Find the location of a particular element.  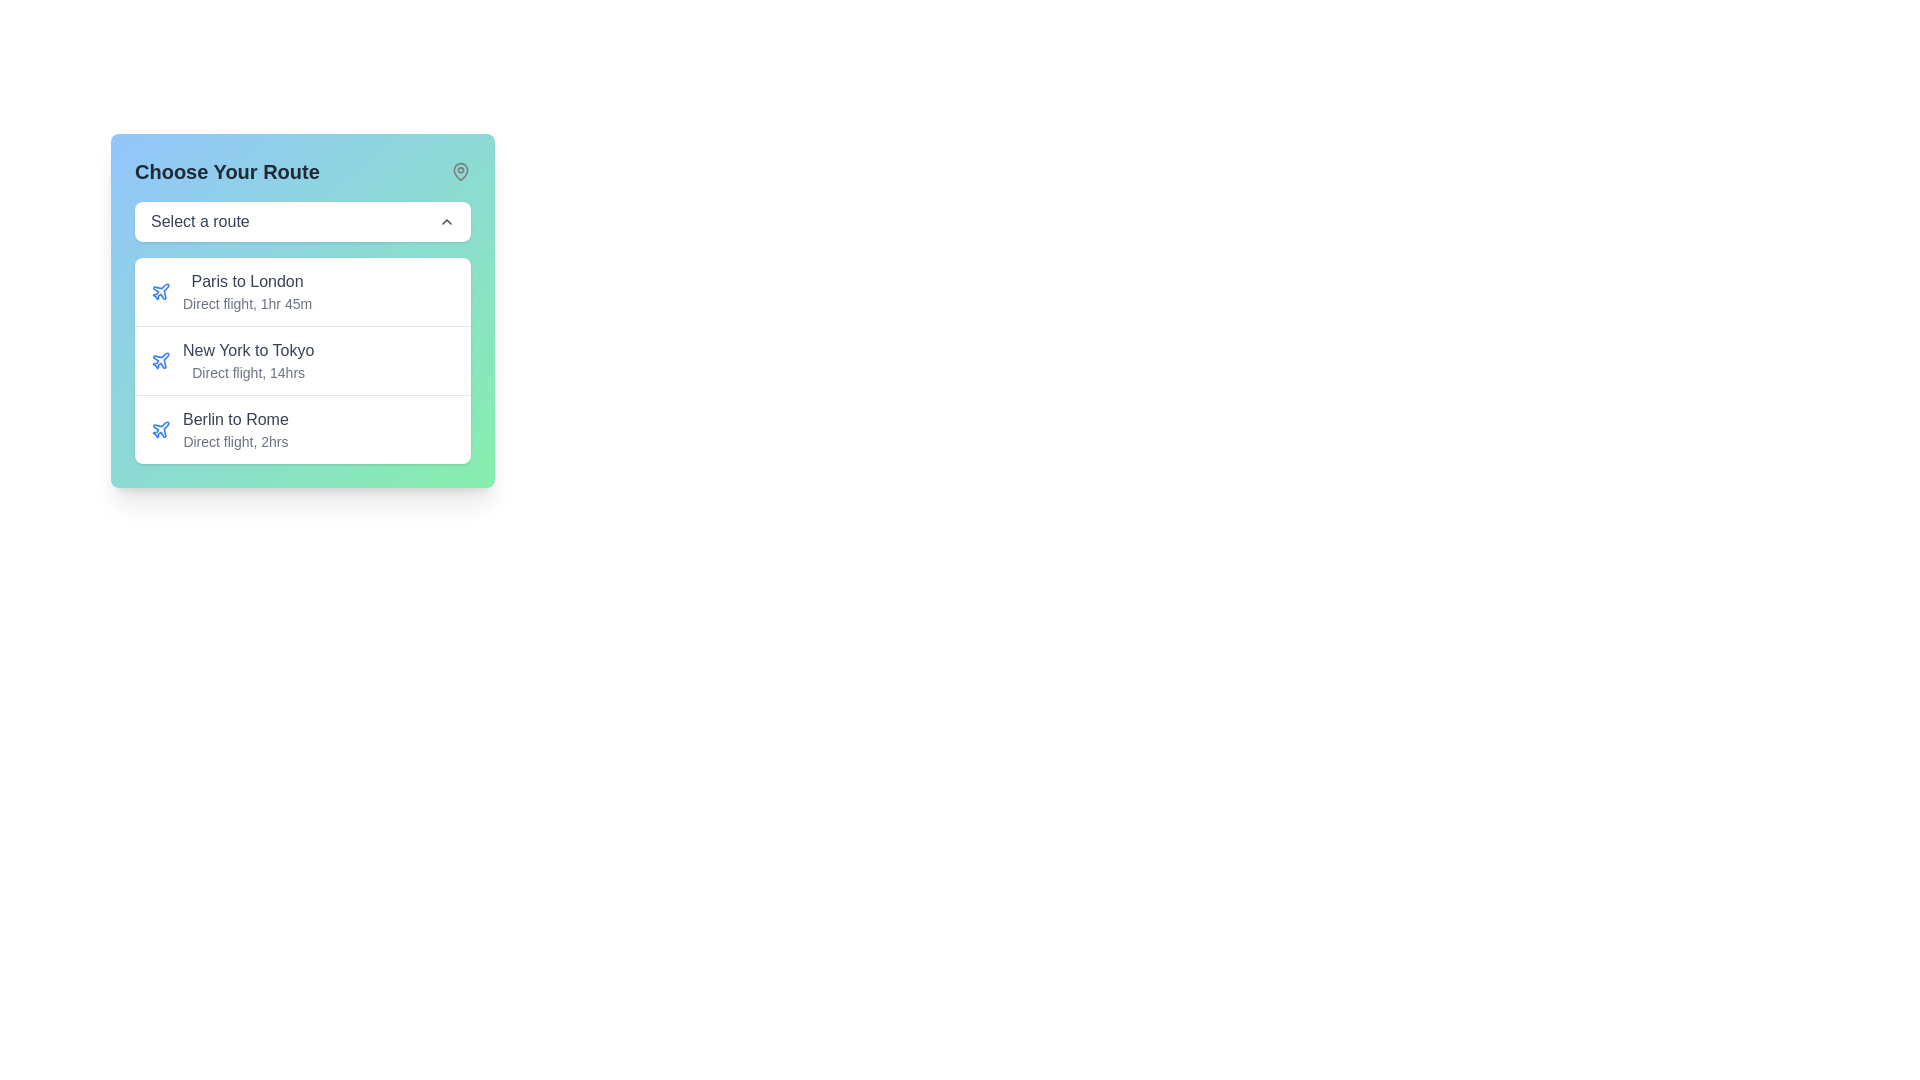

the first flight option text label in the dropdown menu that displays information about a specific flight route is located at coordinates (246, 292).